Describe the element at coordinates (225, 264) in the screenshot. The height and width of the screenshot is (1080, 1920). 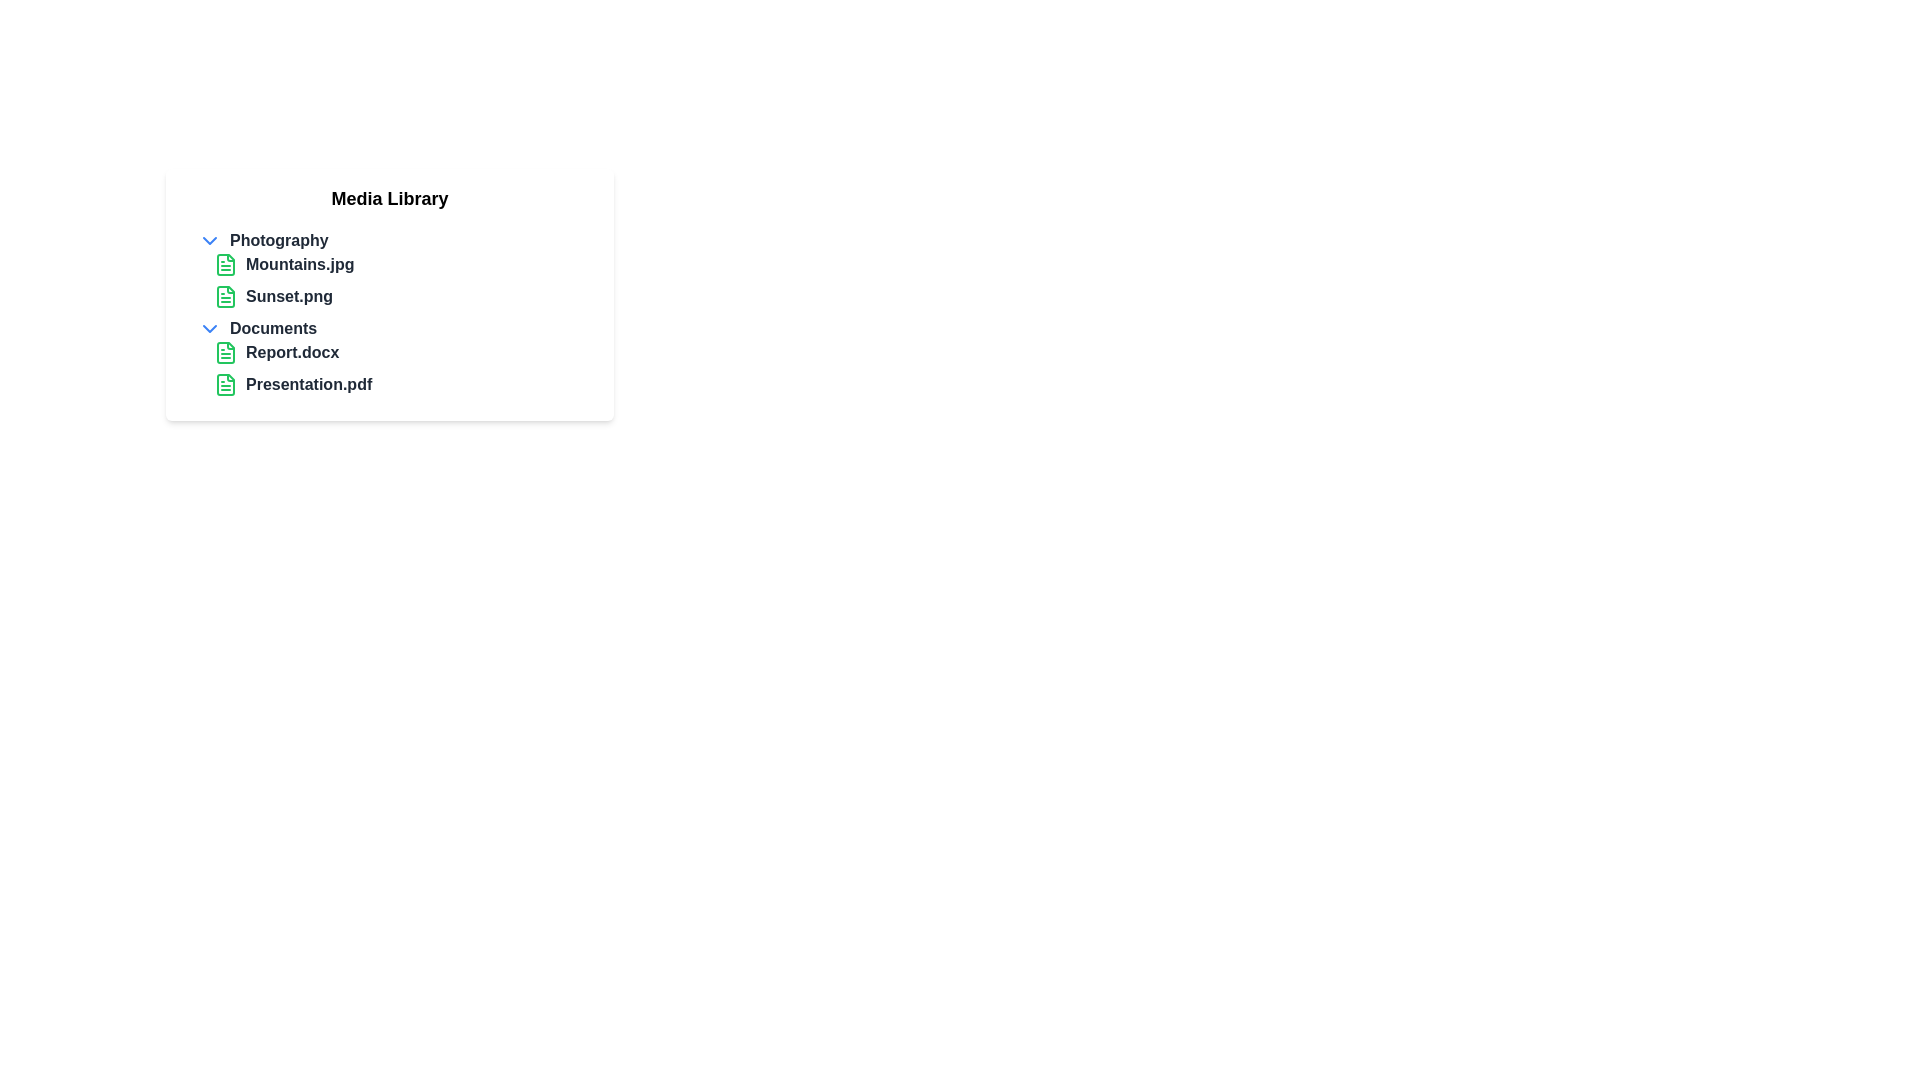
I see `the icon (SVG element) representing the file 'Mountains.jpg' in the 'Media Library' list, located to the left of the label 'Mountains.jpg'` at that location.